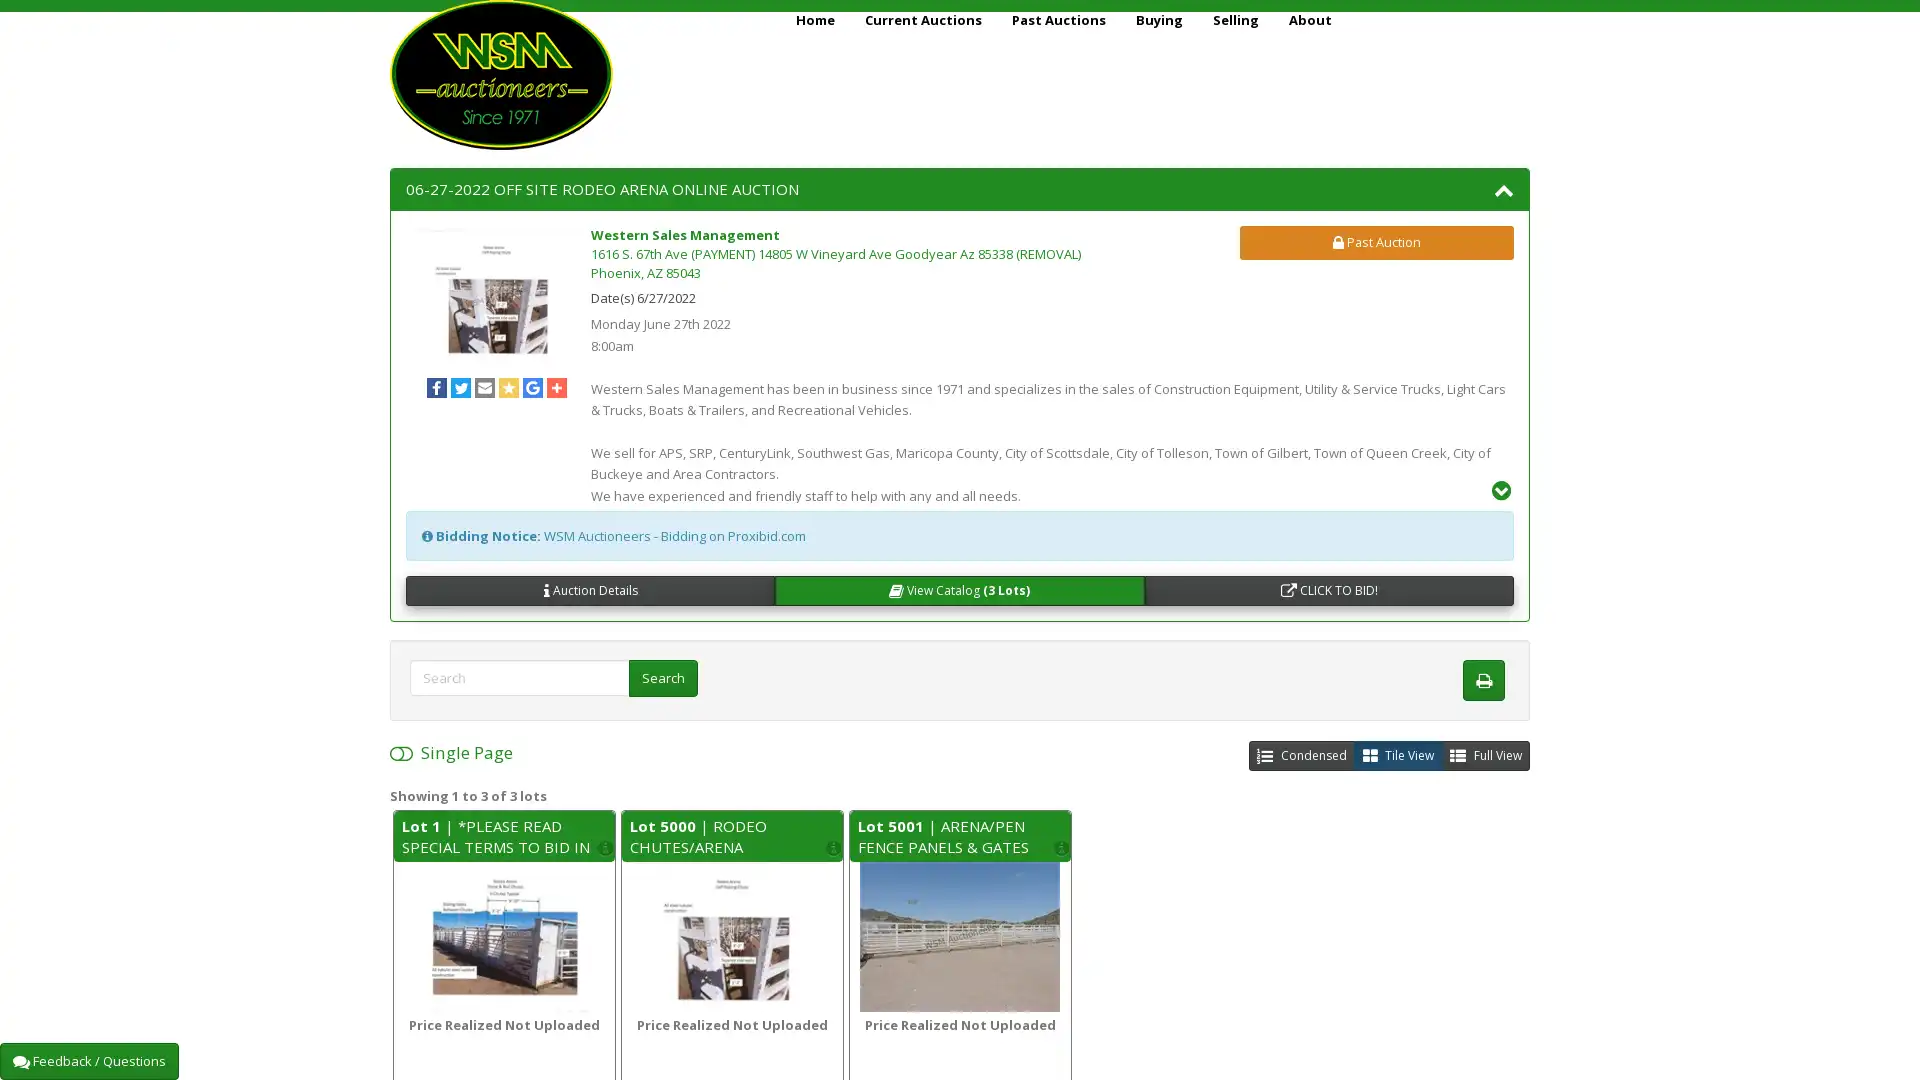 This screenshot has width=1920, height=1080. Describe the element at coordinates (601, 189) in the screenshot. I see `06-27-2022 OFF SITE RODEO ARENA ONLINE AUCTION` at that location.